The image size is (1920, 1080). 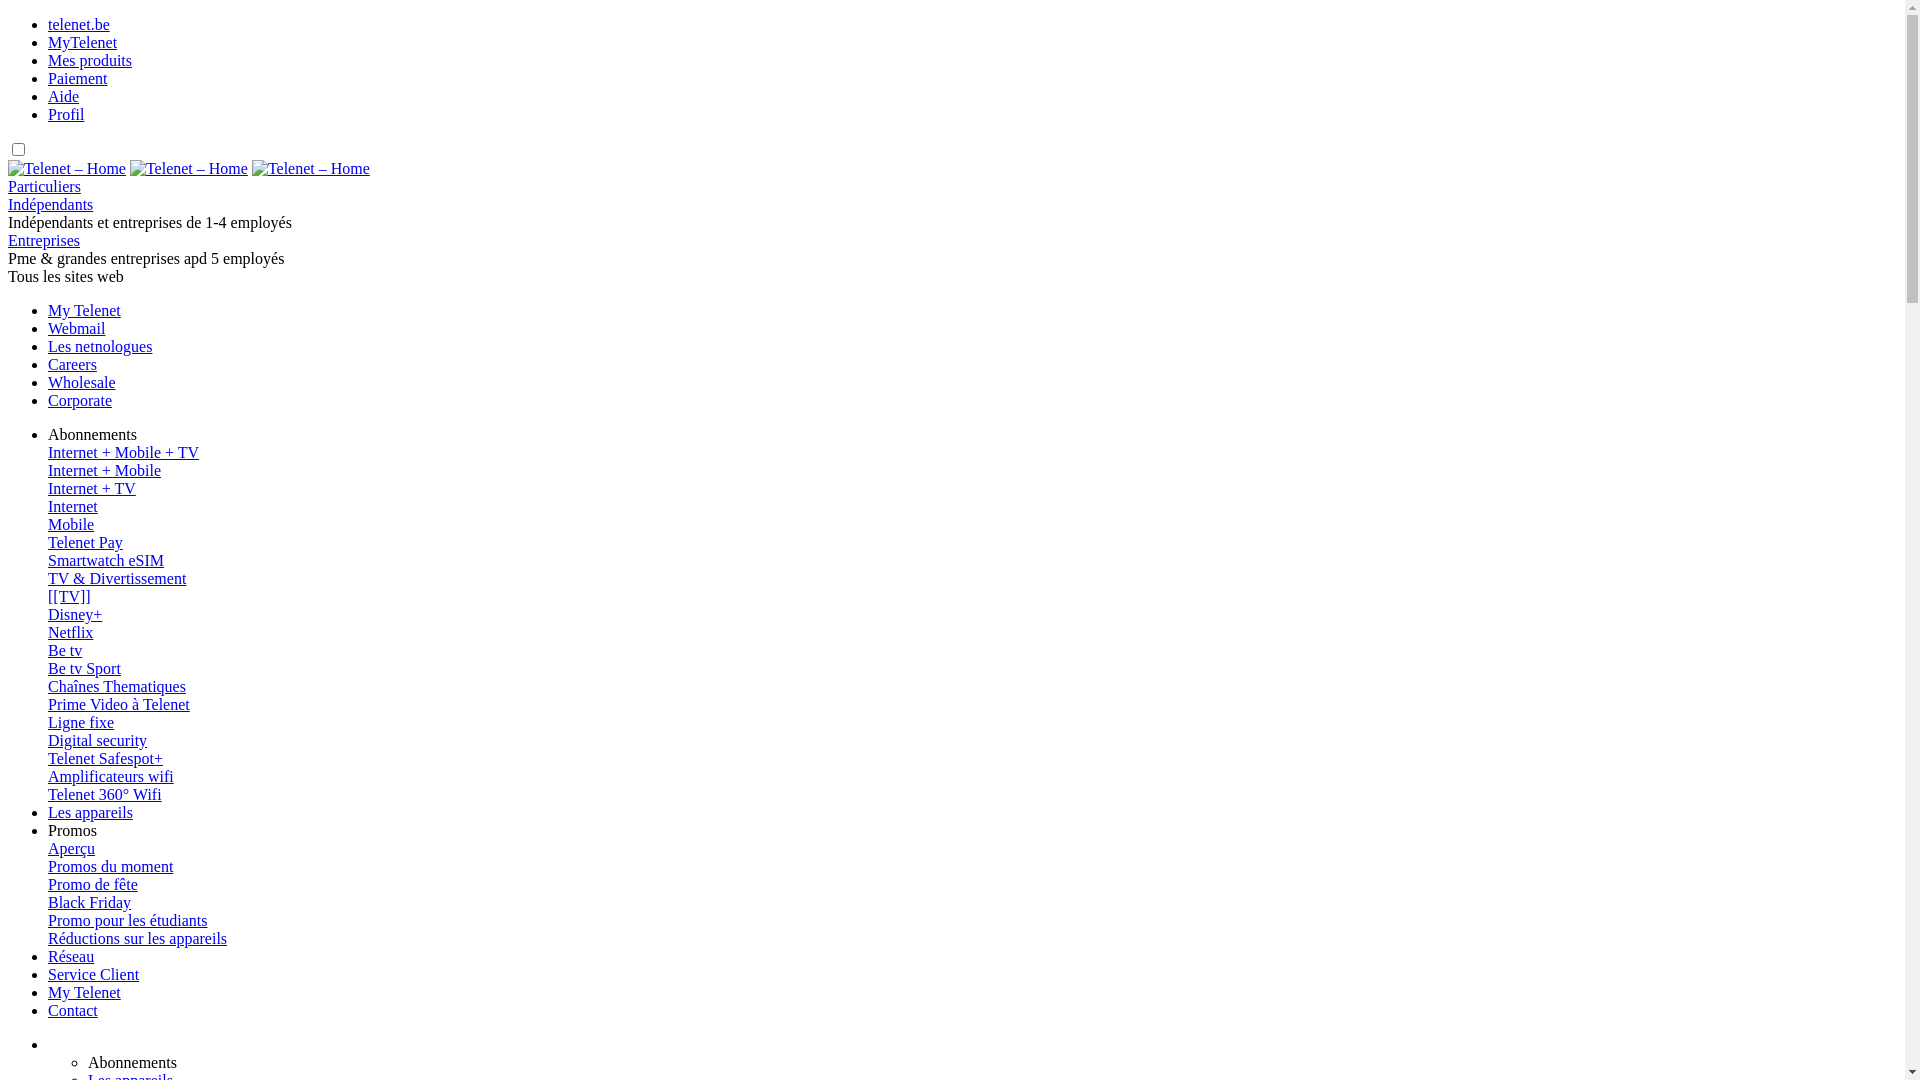 What do you see at coordinates (81, 42) in the screenshot?
I see `'MyTelenet'` at bounding box center [81, 42].